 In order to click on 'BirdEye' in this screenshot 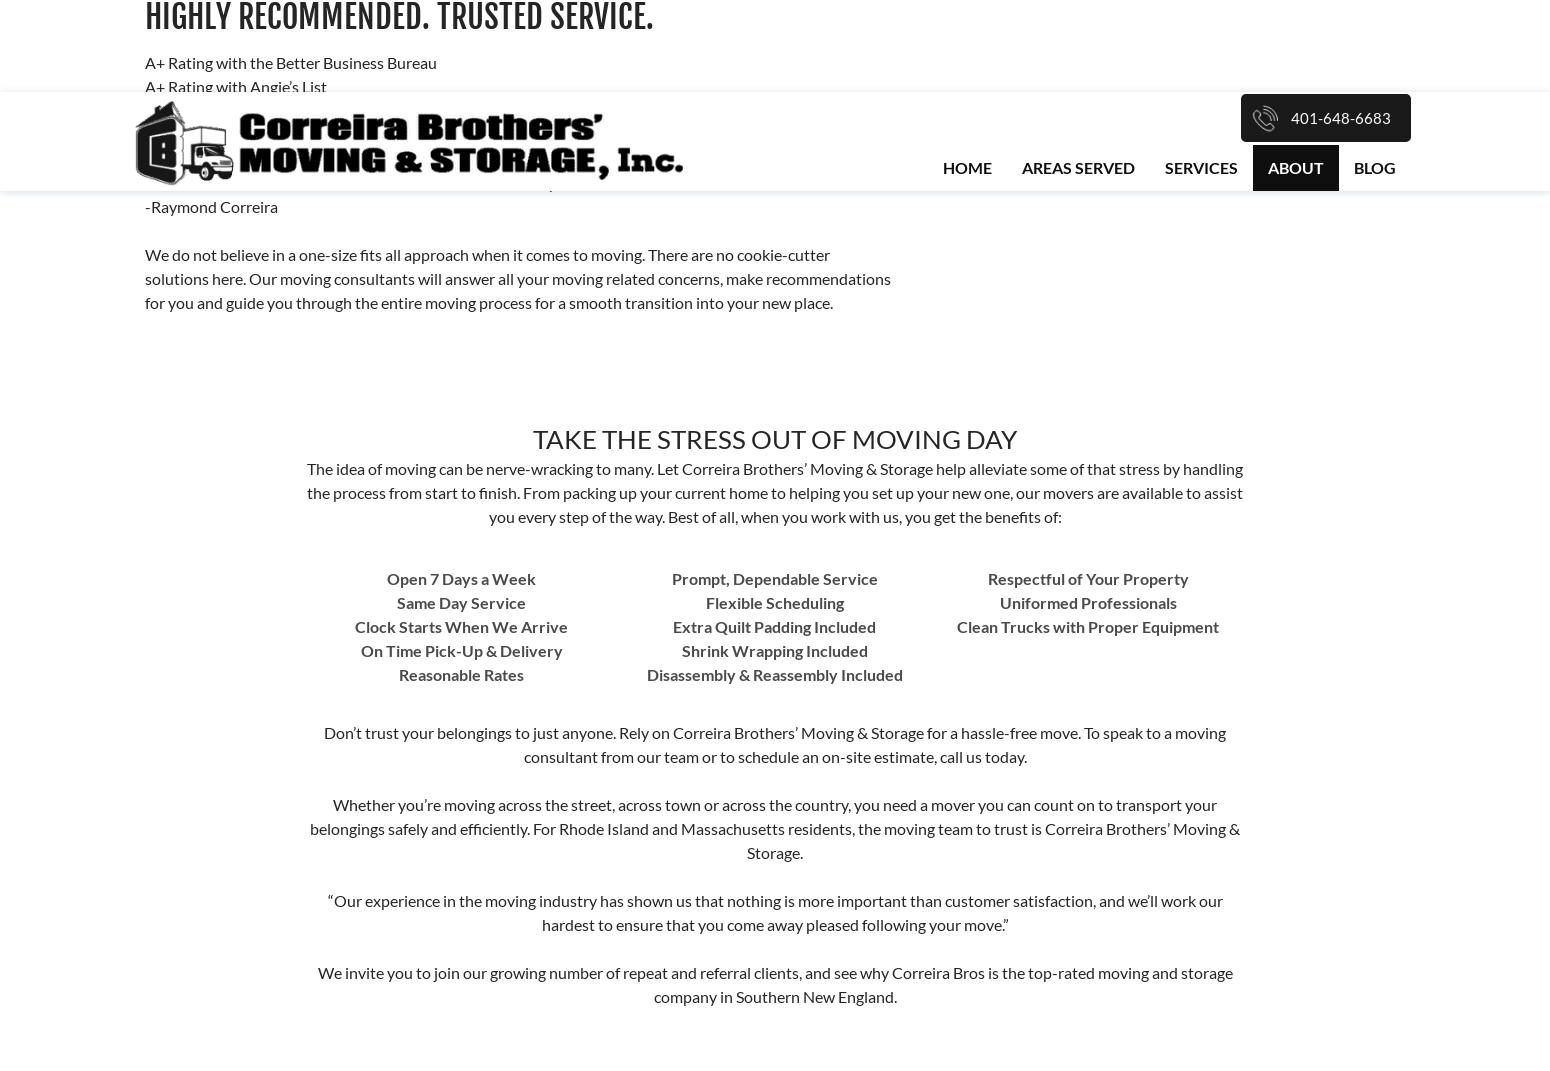, I will do `click(261, 358)`.